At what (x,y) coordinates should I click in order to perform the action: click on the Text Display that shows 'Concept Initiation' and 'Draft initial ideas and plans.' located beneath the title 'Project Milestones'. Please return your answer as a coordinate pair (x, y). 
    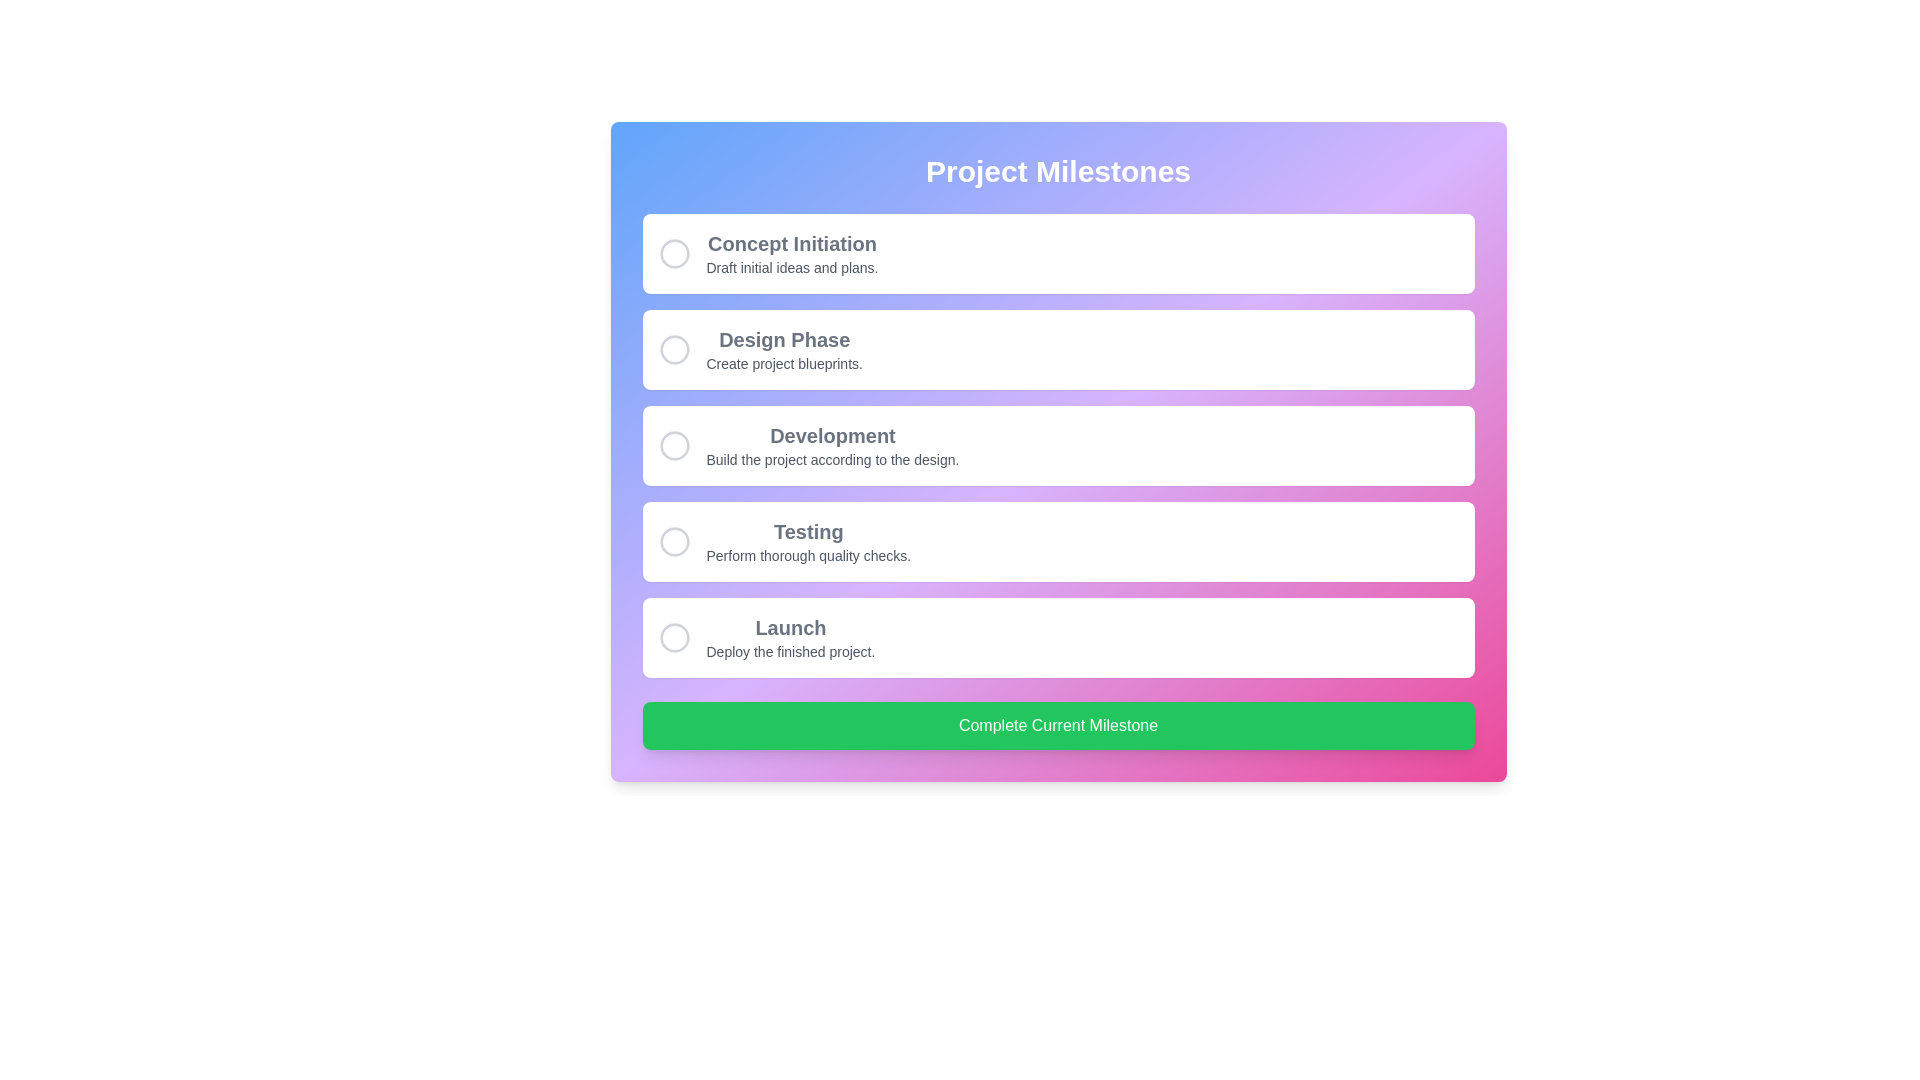
    Looking at the image, I should click on (791, 253).